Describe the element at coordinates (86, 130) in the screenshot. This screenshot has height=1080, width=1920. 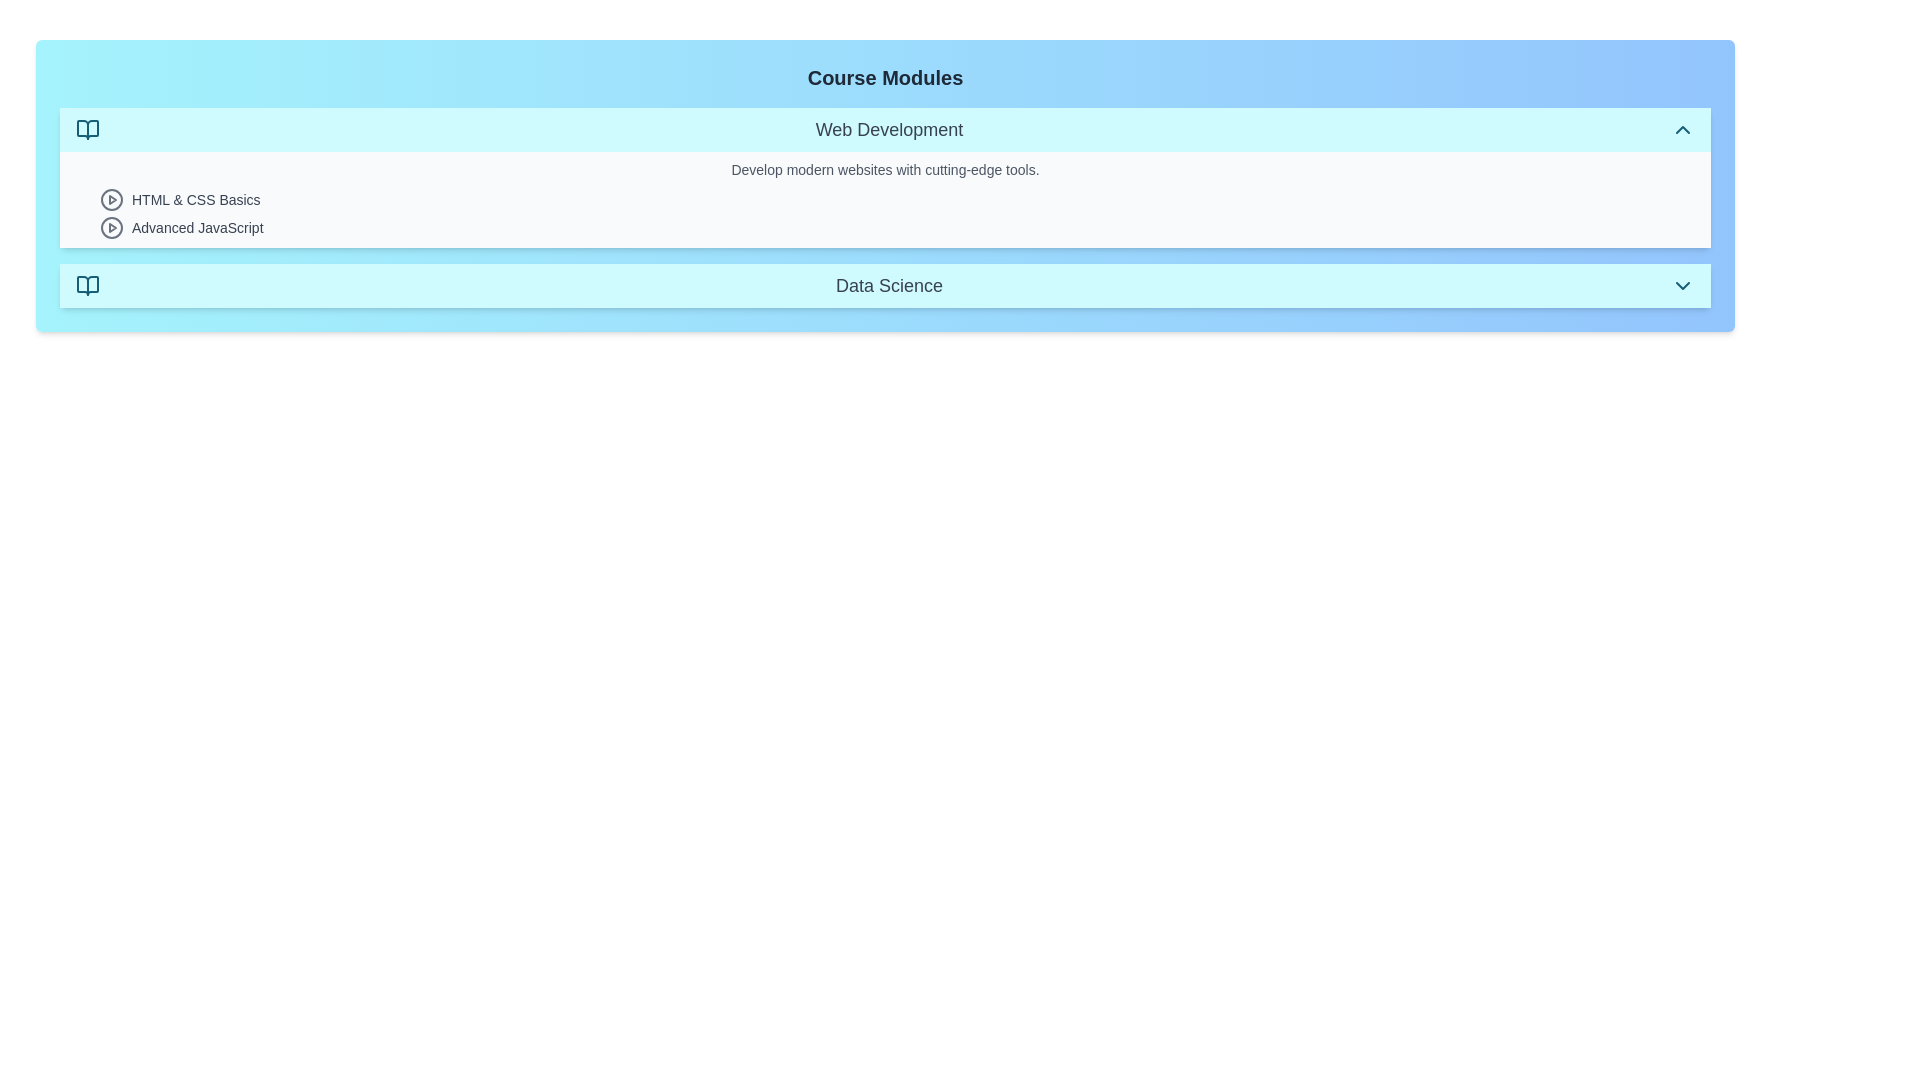
I see `the small cyan open book icon located at the top-left corner of the 'Web Development' module header` at that location.